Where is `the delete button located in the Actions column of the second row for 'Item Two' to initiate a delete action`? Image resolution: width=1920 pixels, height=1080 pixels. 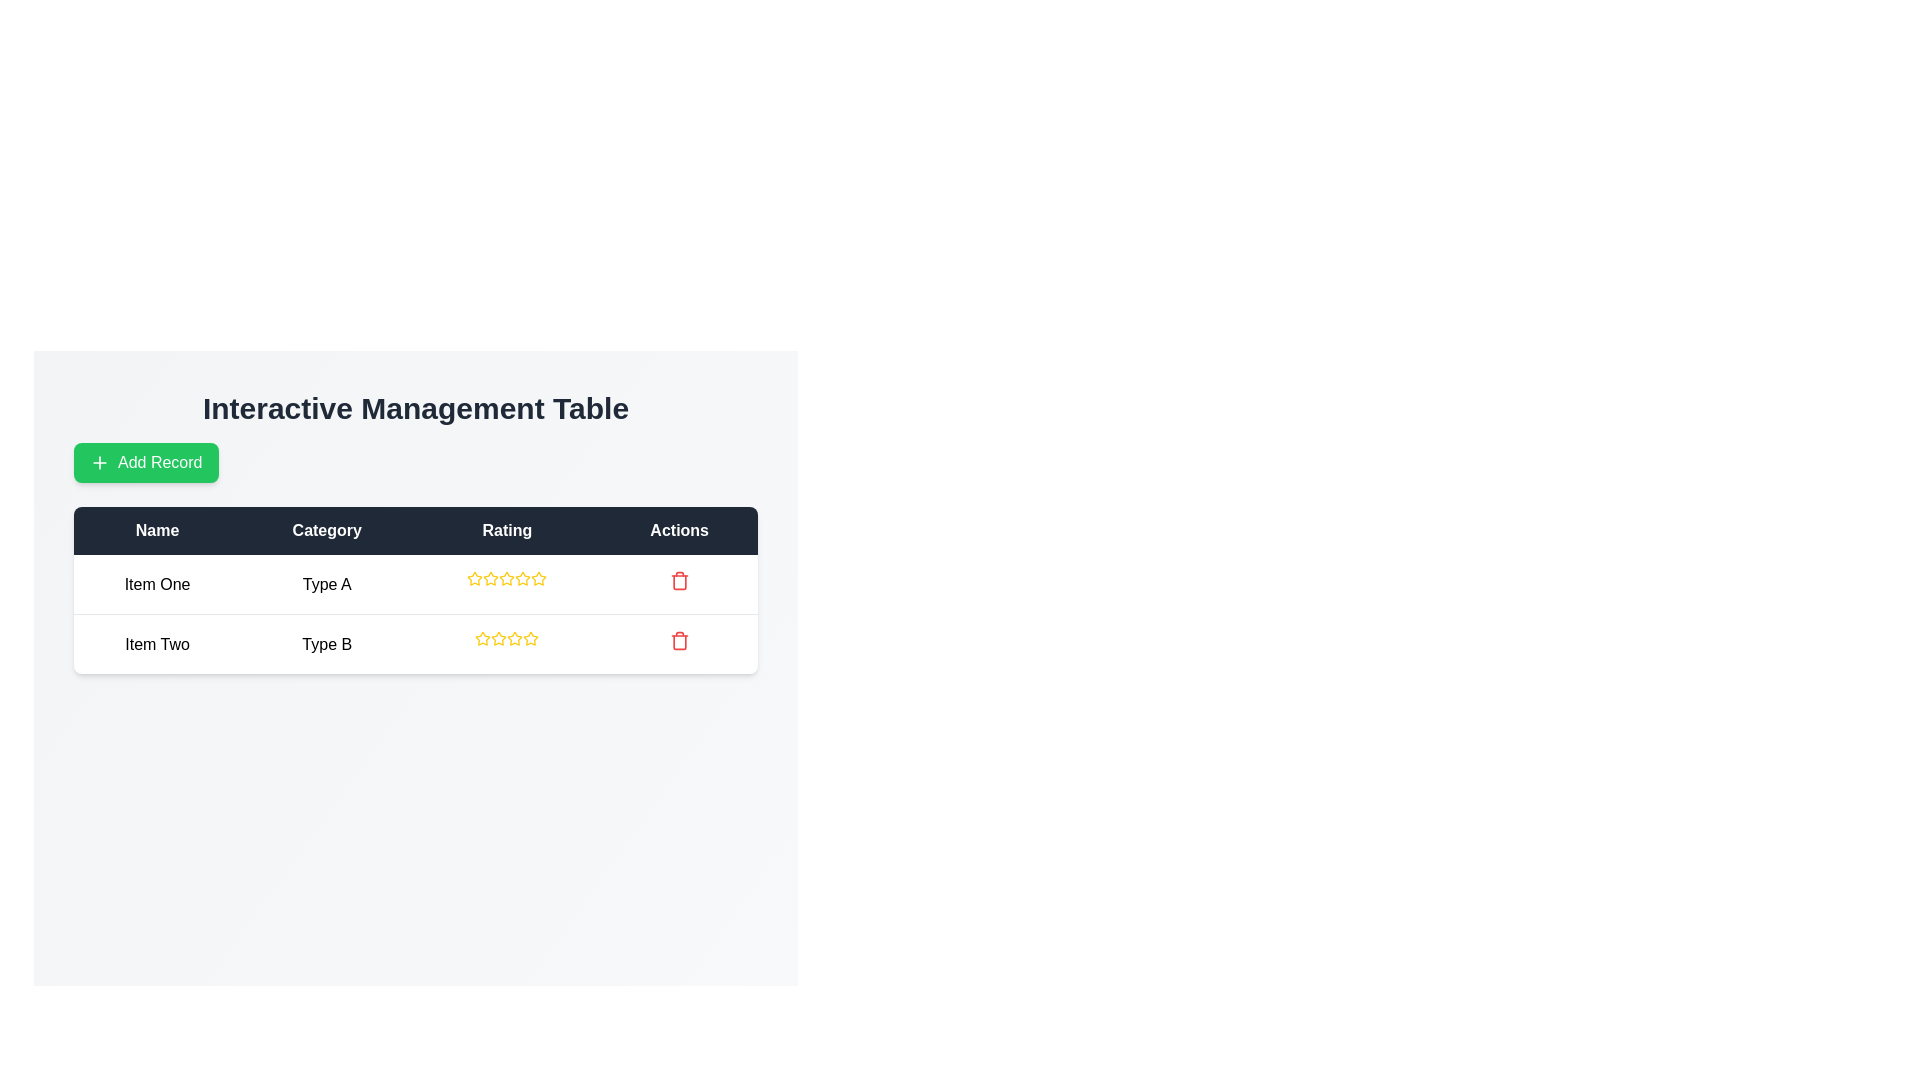
the delete button located in the Actions column of the second row for 'Item Two' to initiate a delete action is located at coordinates (679, 644).